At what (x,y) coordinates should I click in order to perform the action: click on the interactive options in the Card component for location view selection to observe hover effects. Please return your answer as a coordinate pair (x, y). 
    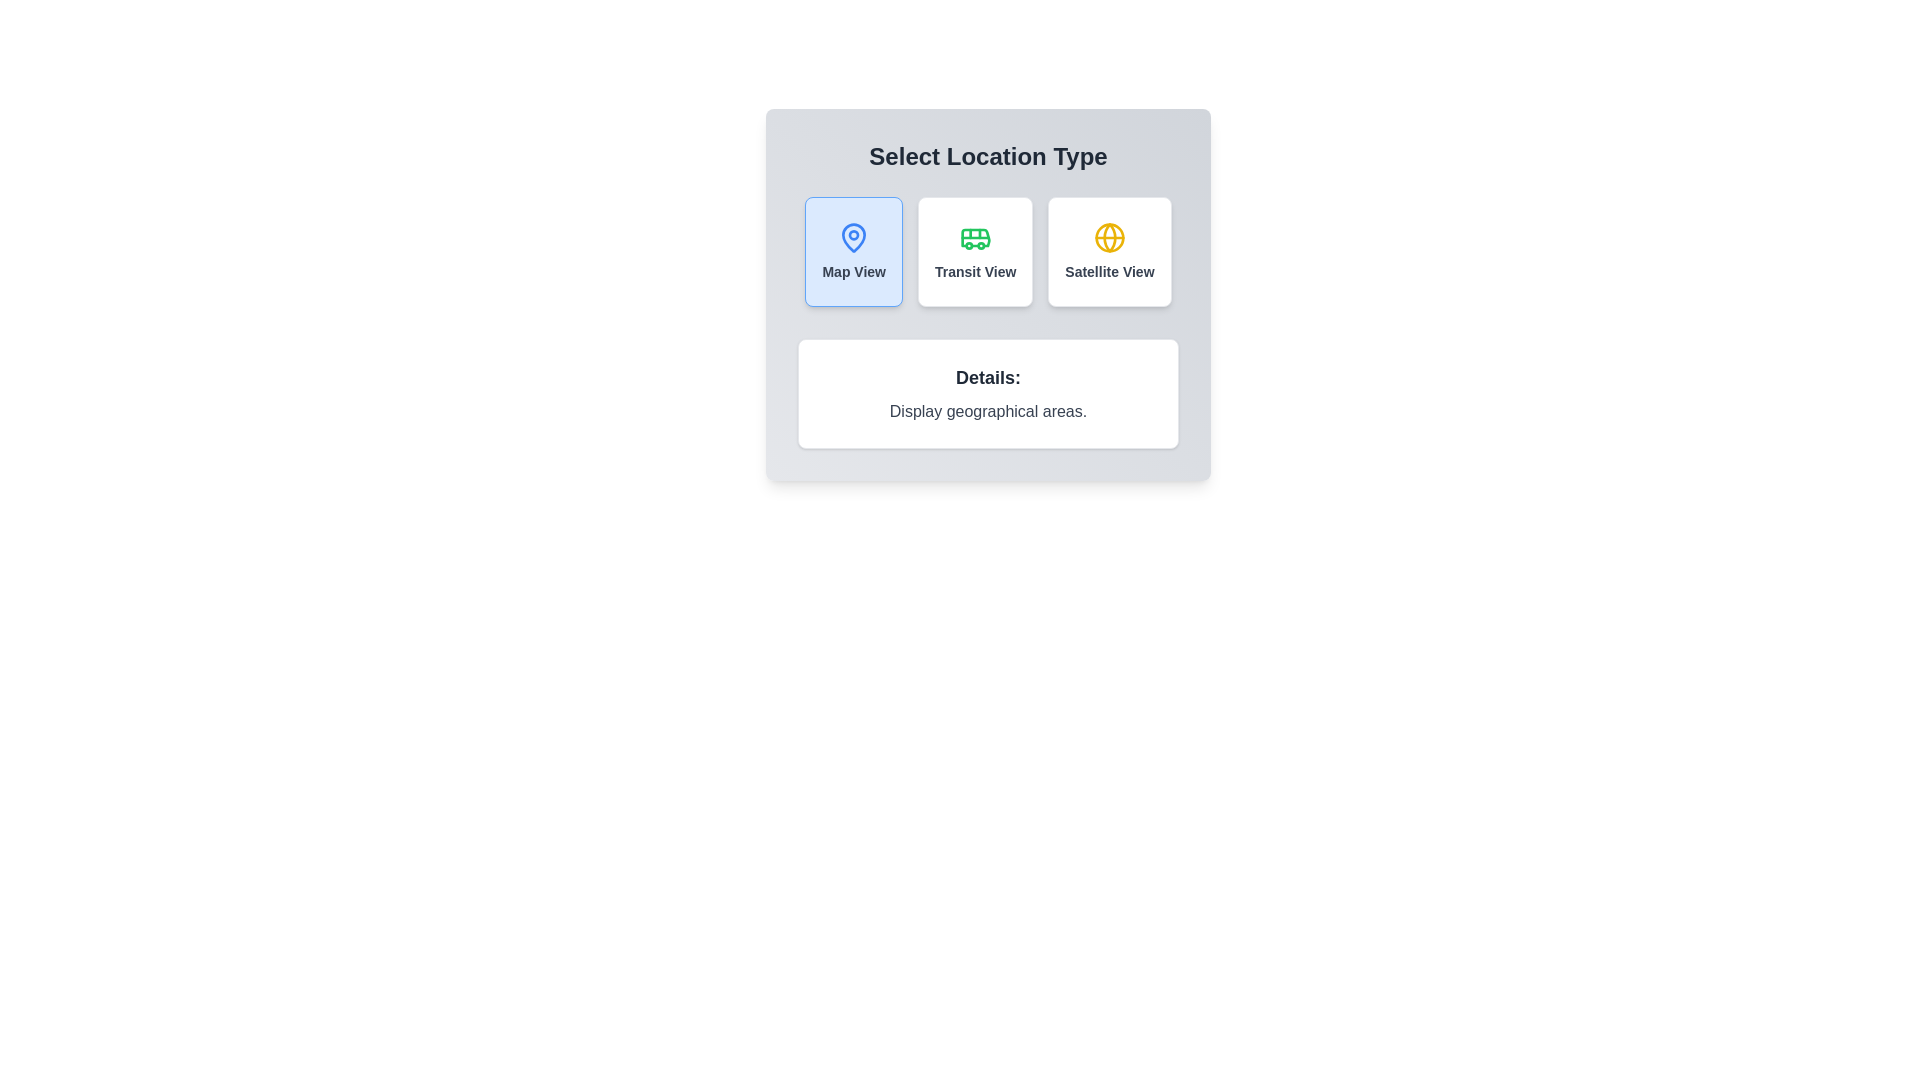
    Looking at the image, I should click on (988, 294).